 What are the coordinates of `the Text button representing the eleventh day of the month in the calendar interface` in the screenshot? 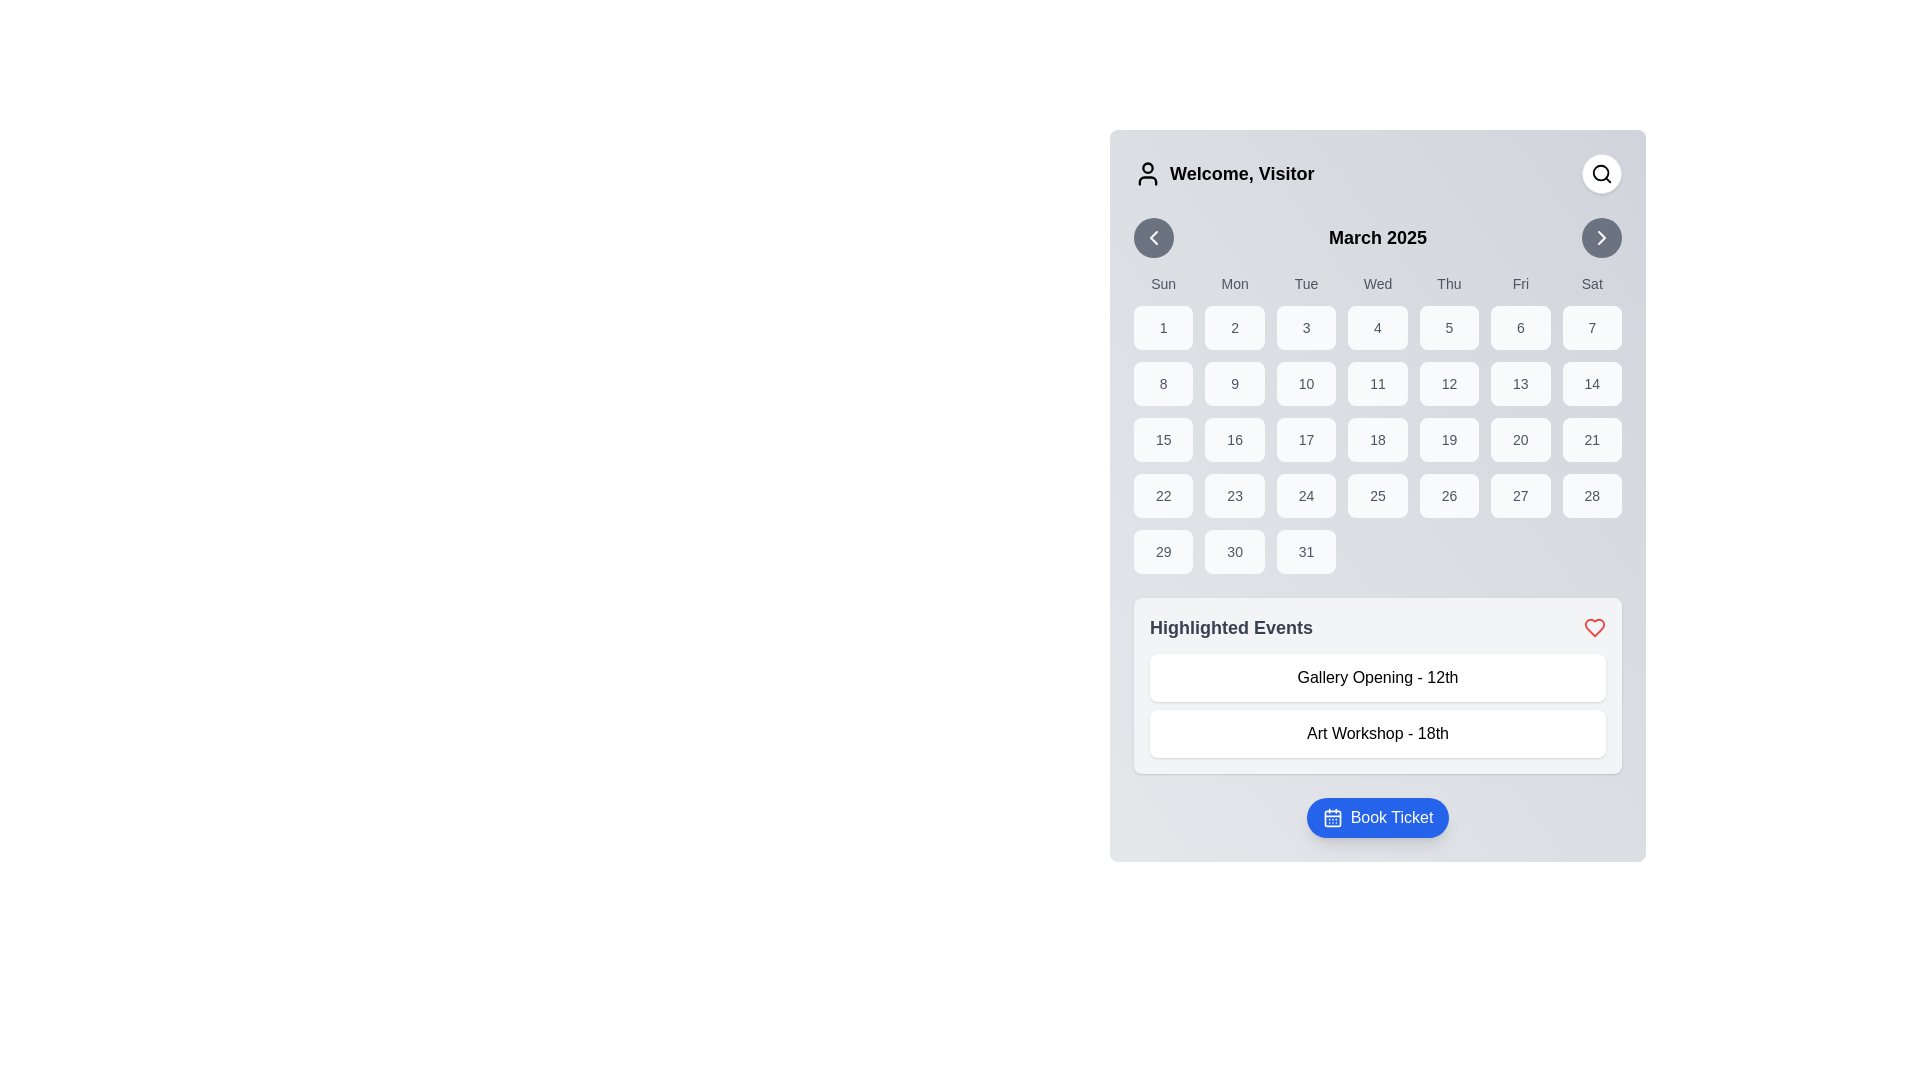 It's located at (1376, 384).